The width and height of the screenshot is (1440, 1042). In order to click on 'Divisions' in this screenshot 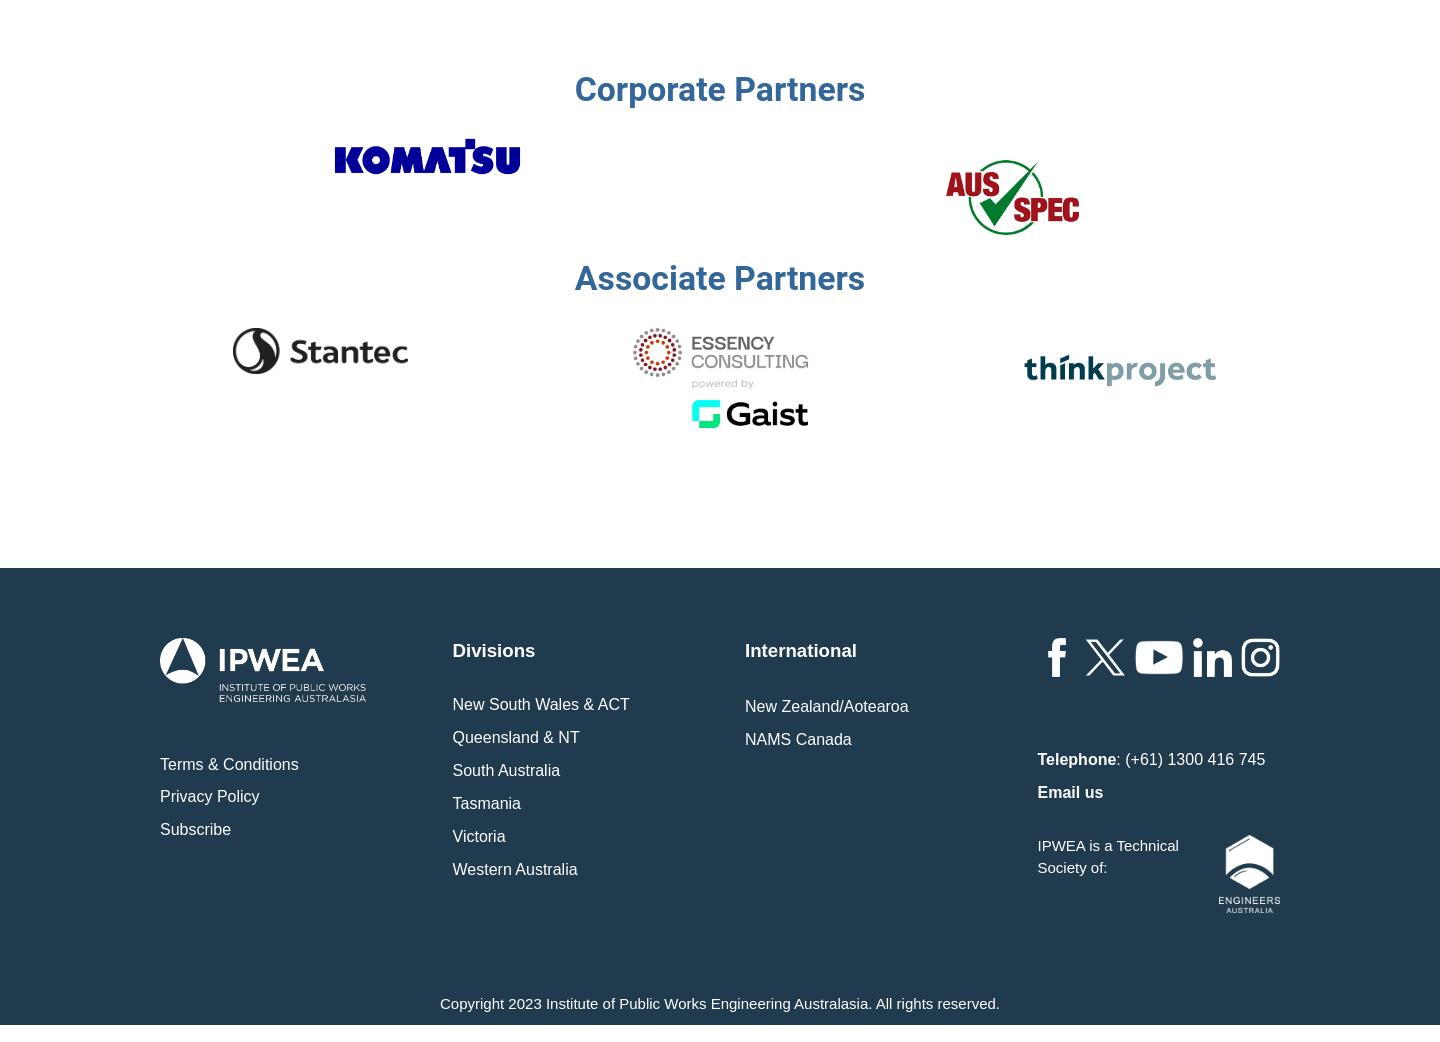, I will do `click(492, 649)`.